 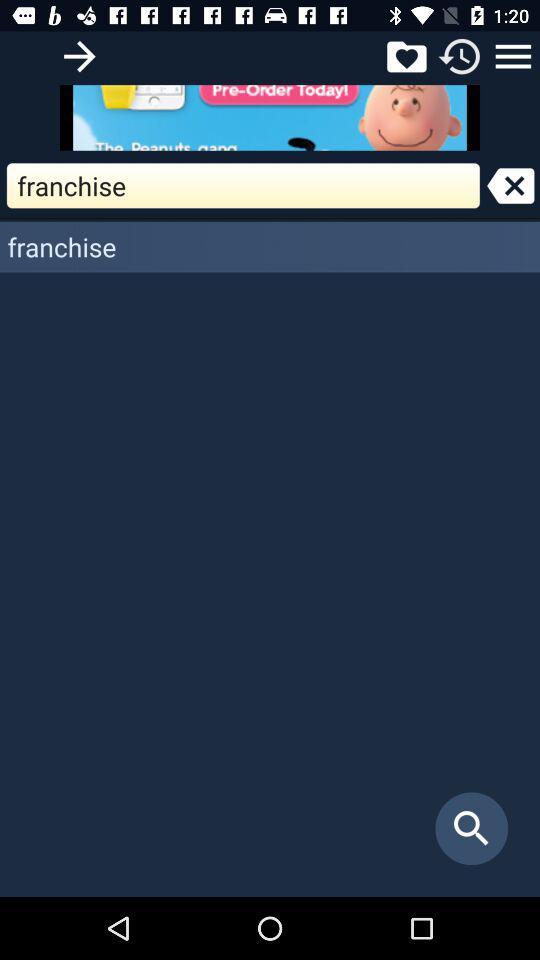 I want to click on update, so click(x=460, y=55).